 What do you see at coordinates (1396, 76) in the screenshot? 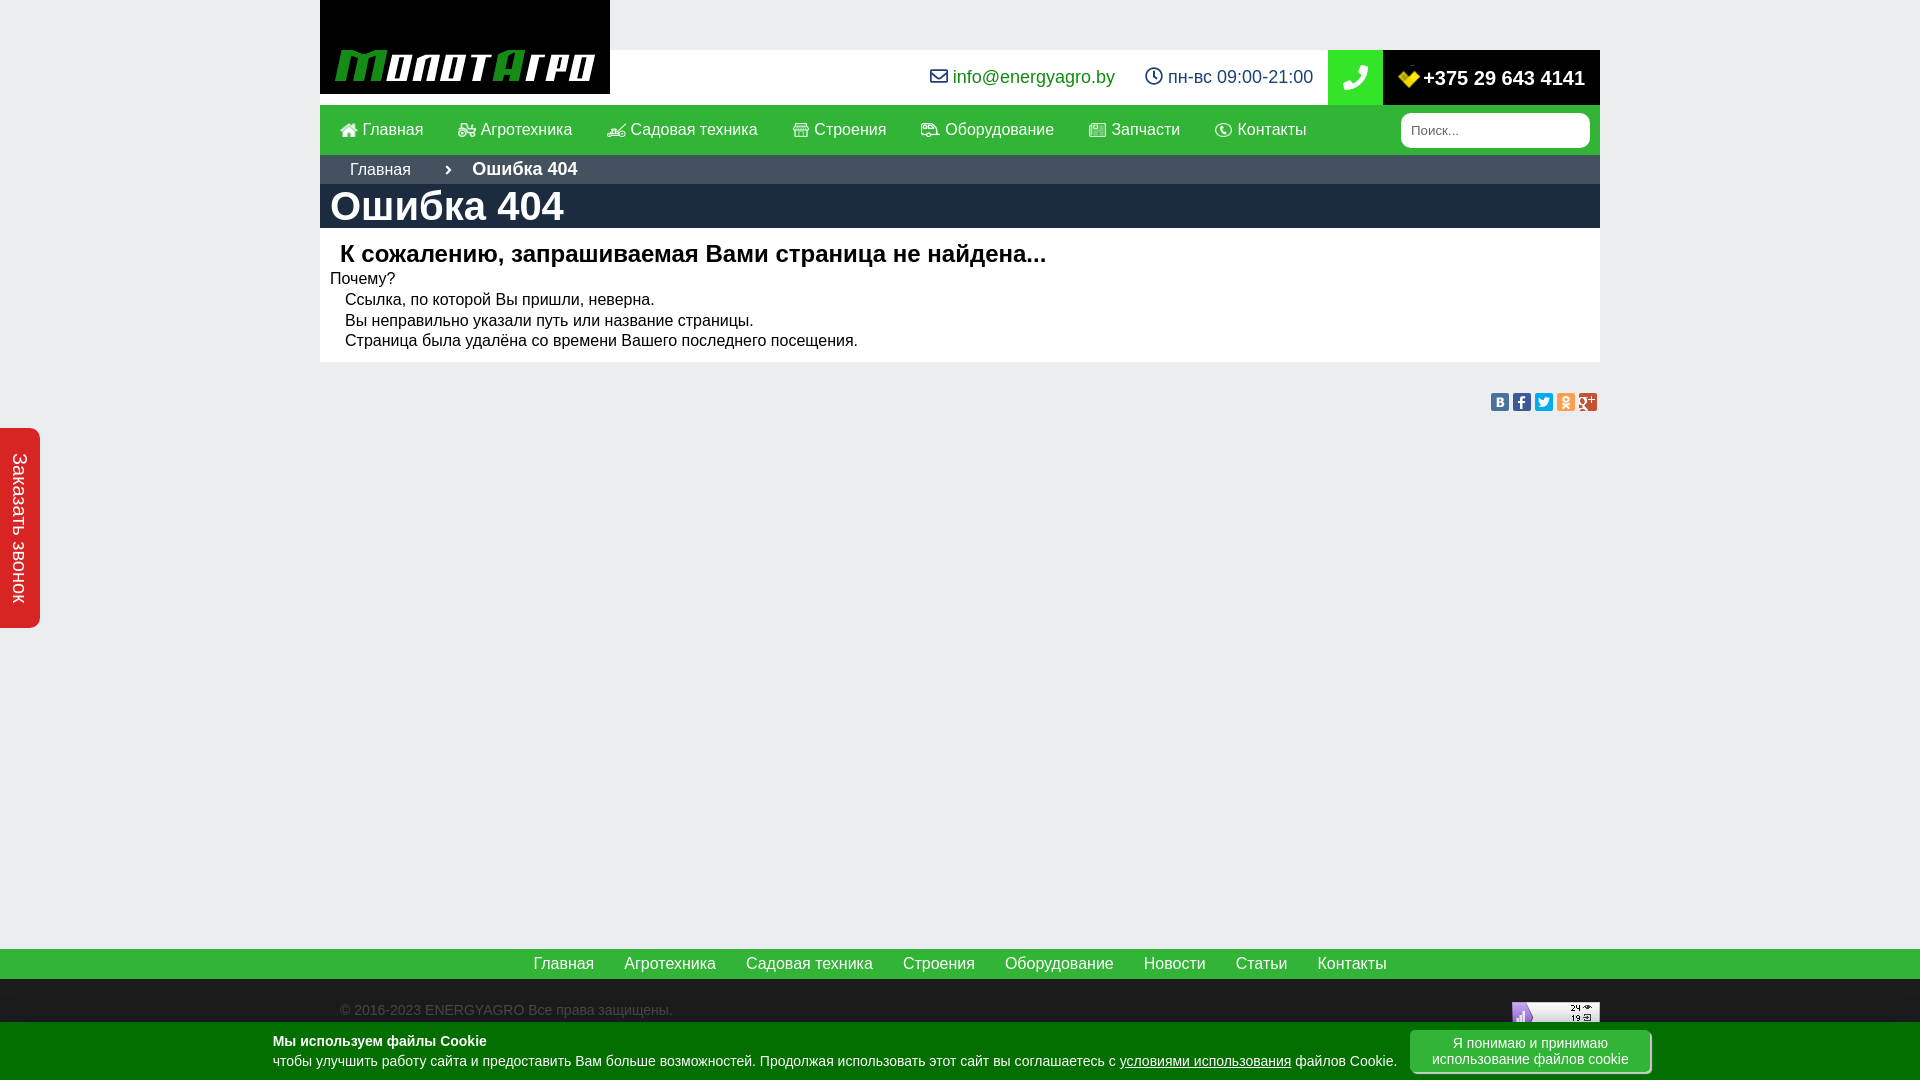
I see `'+375 29 643 4141'` at bounding box center [1396, 76].